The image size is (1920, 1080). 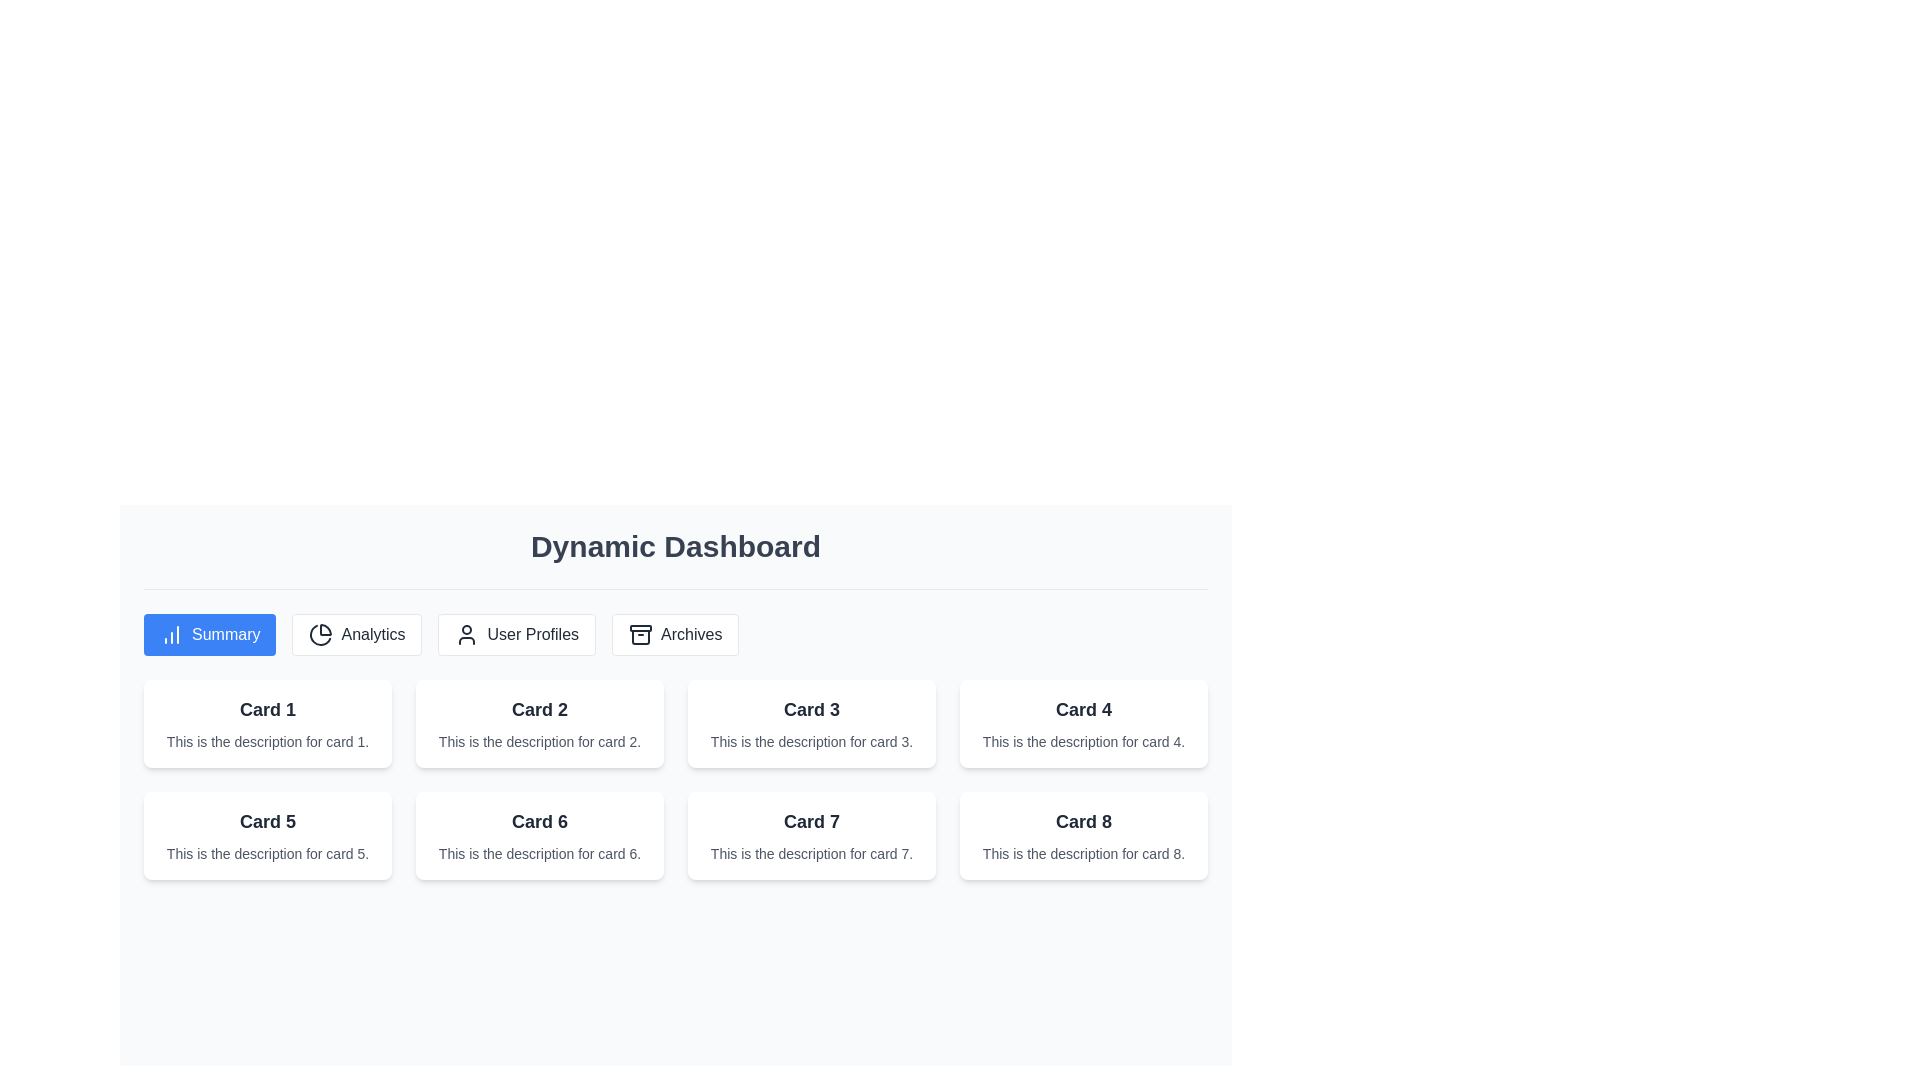 What do you see at coordinates (357, 635) in the screenshot?
I see `the 'Analytics' button, which is the second button in the horizontal navigation row, located between the 'Summary' and 'User Profiles' buttons` at bounding box center [357, 635].